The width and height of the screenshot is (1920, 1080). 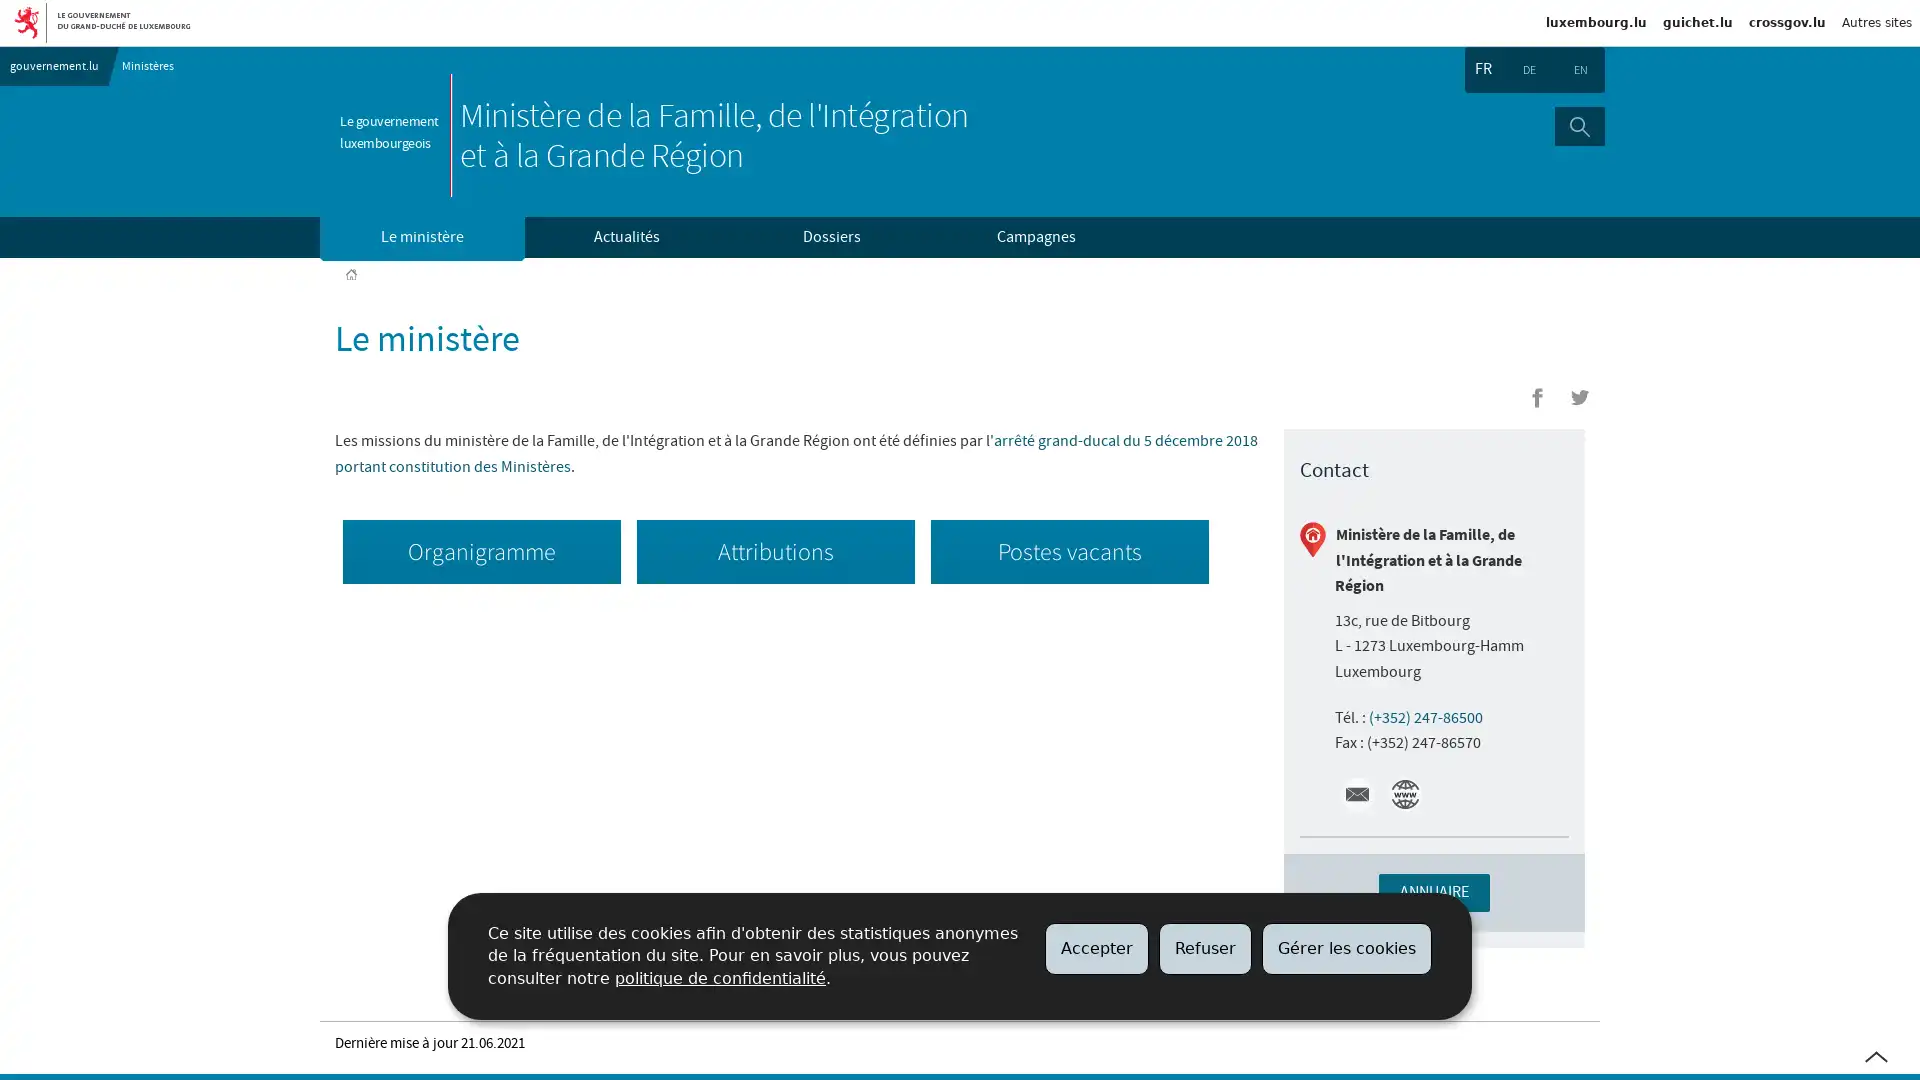 I want to click on Refuser, so click(x=1204, y=947).